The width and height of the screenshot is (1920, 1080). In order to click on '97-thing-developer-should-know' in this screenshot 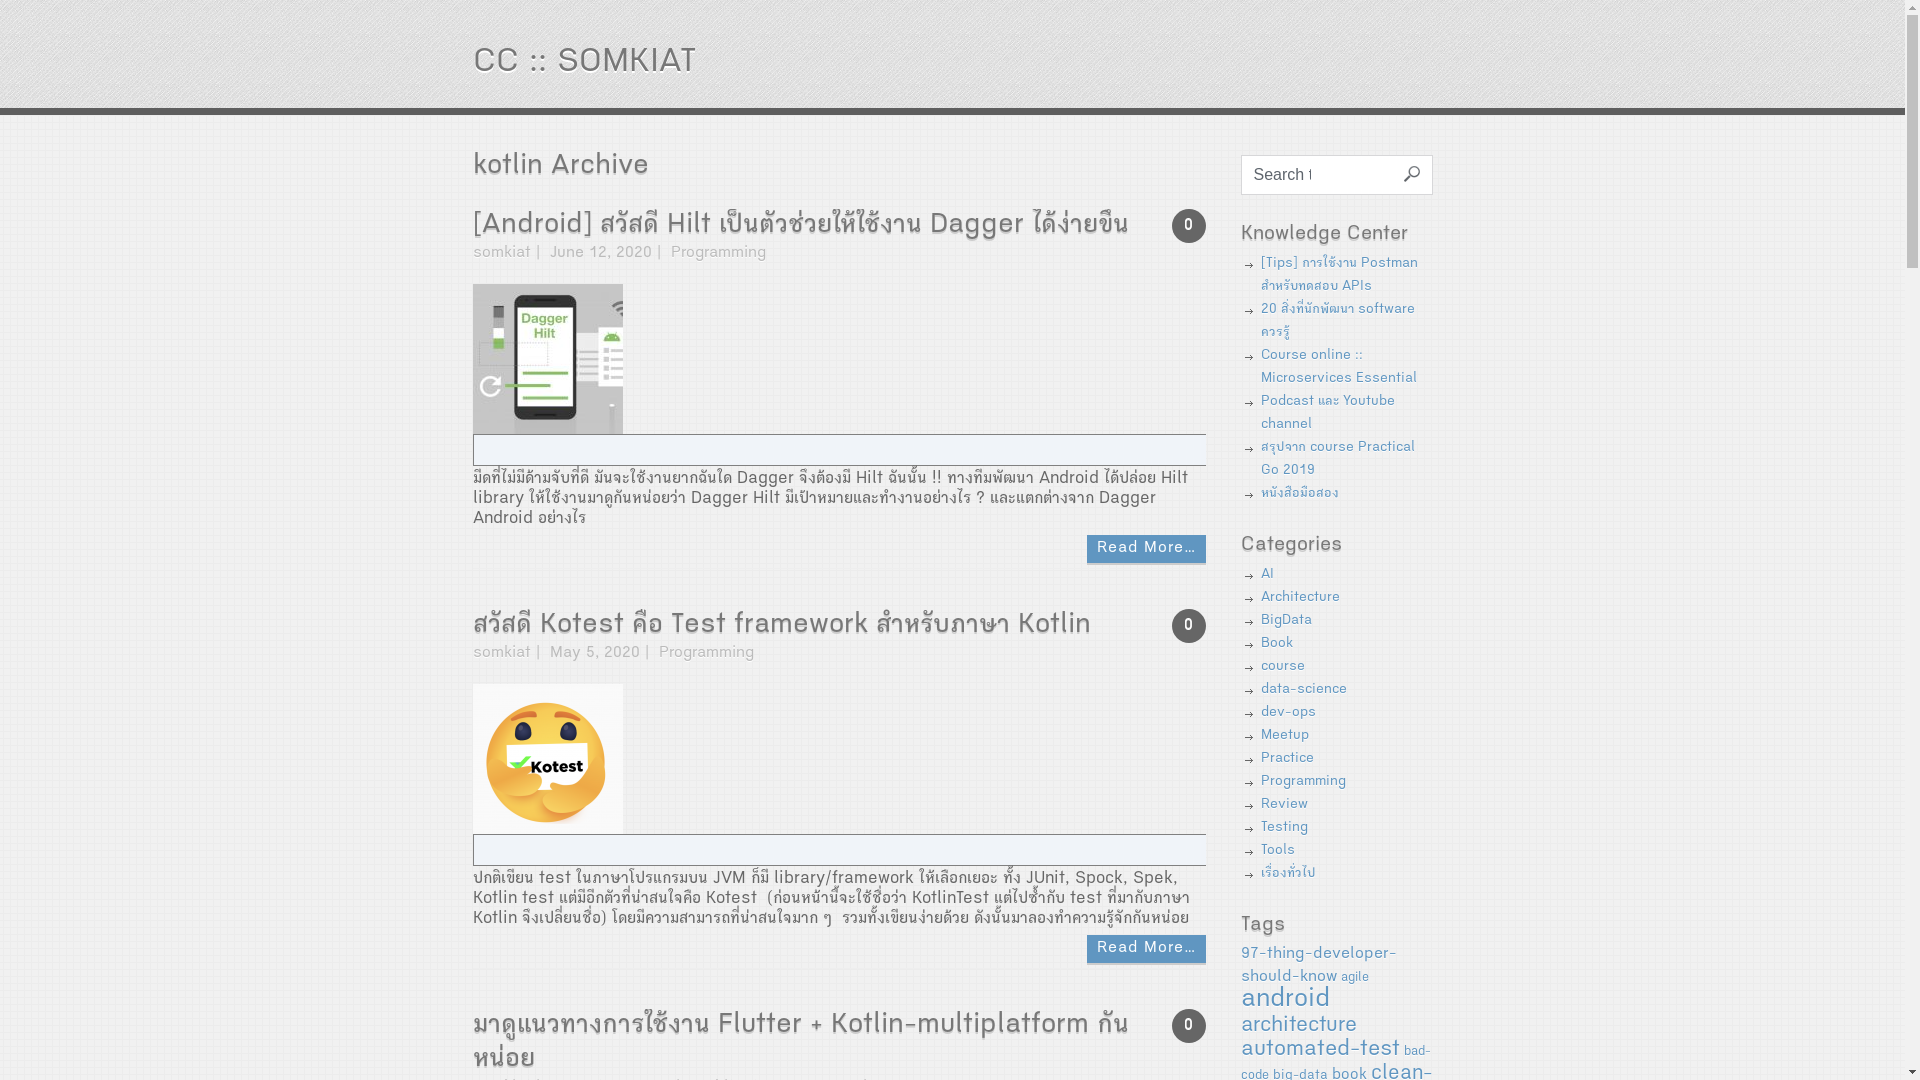, I will do `click(1318, 965)`.